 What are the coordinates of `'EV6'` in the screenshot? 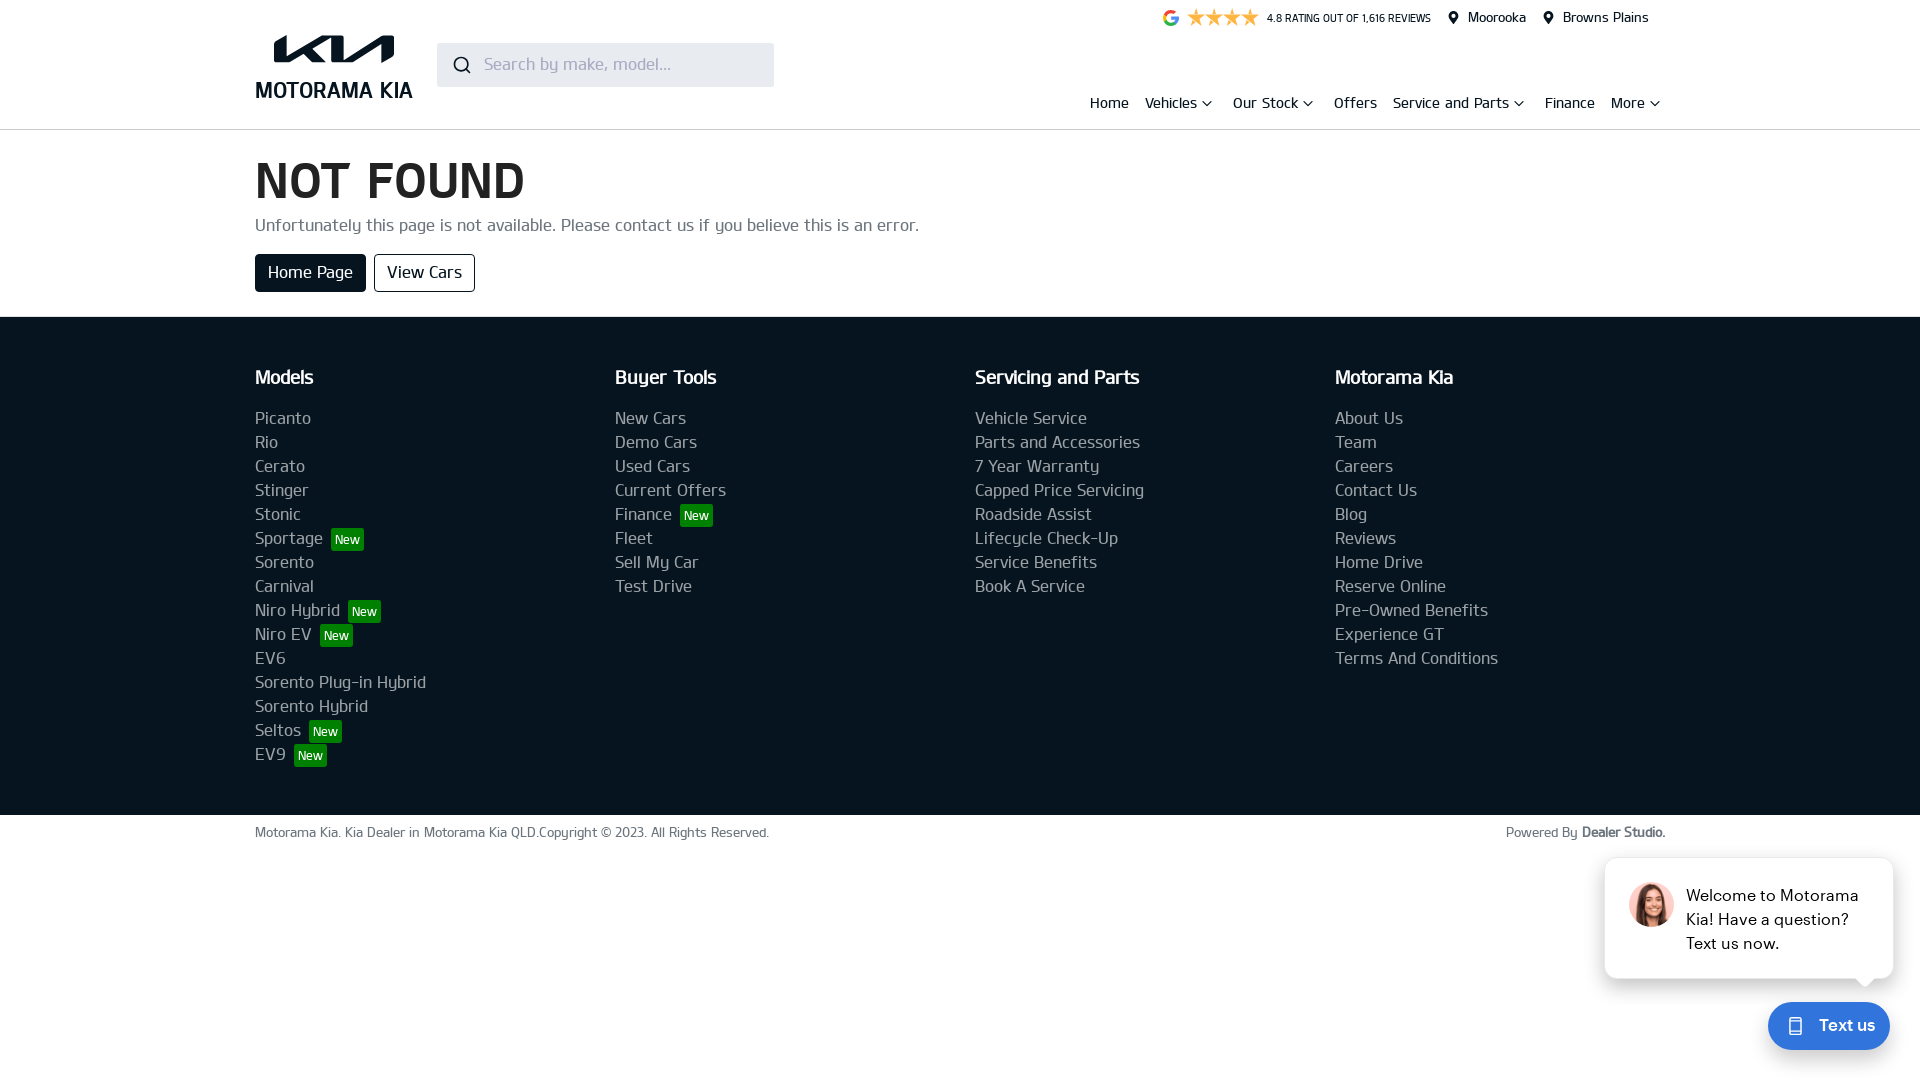 It's located at (269, 658).